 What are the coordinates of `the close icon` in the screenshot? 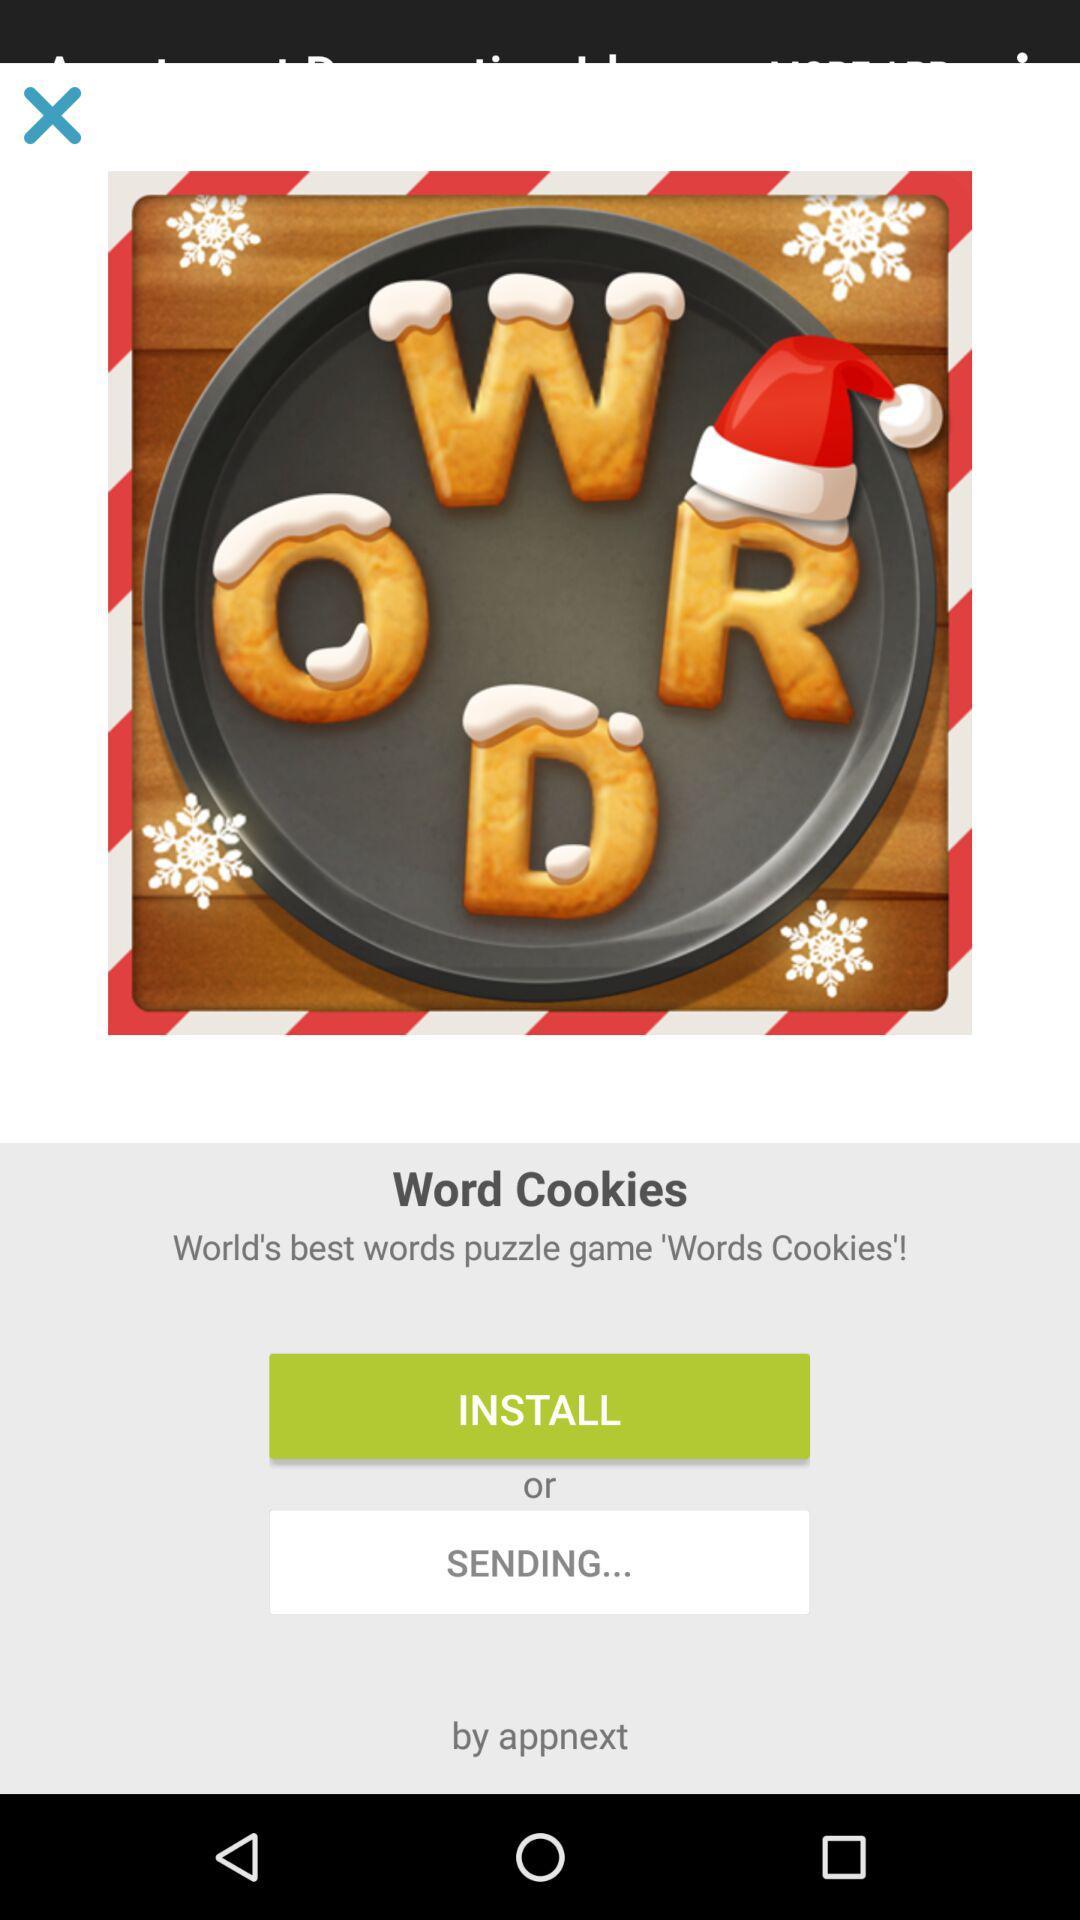 It's located at (51, 114).